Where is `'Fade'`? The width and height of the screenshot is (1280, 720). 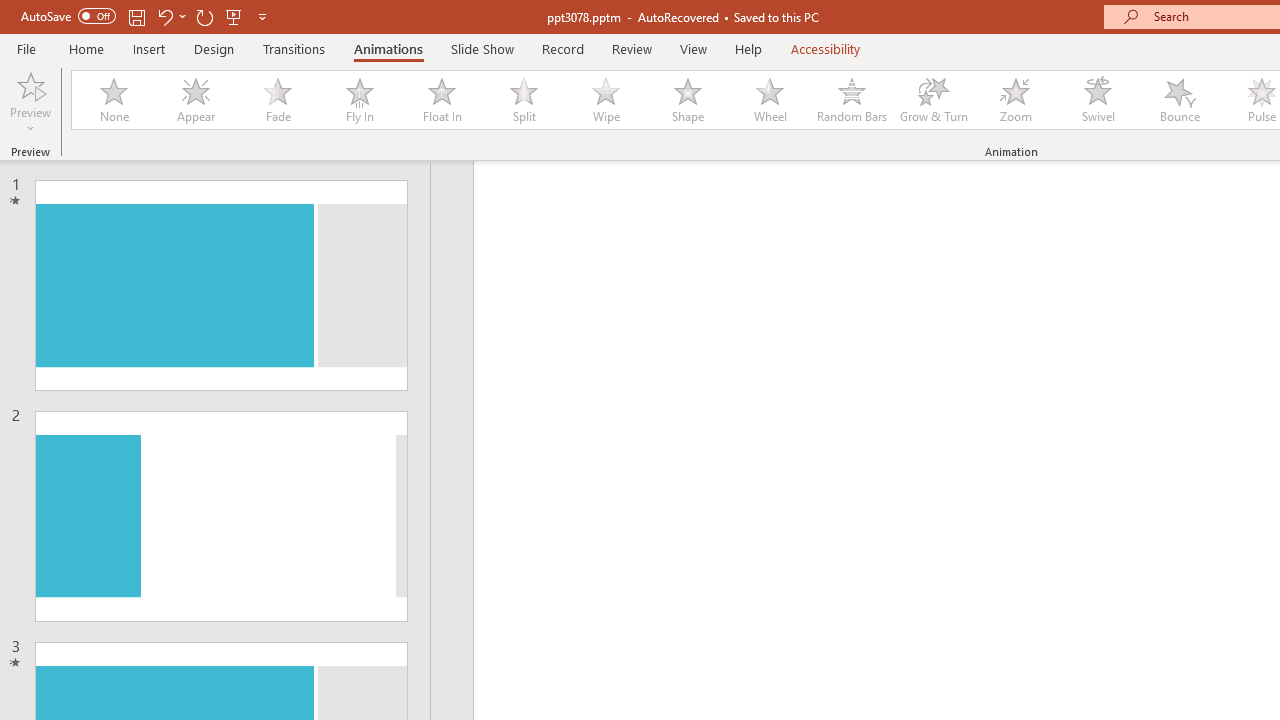
'Fade' is located at coordinates (276, 100).